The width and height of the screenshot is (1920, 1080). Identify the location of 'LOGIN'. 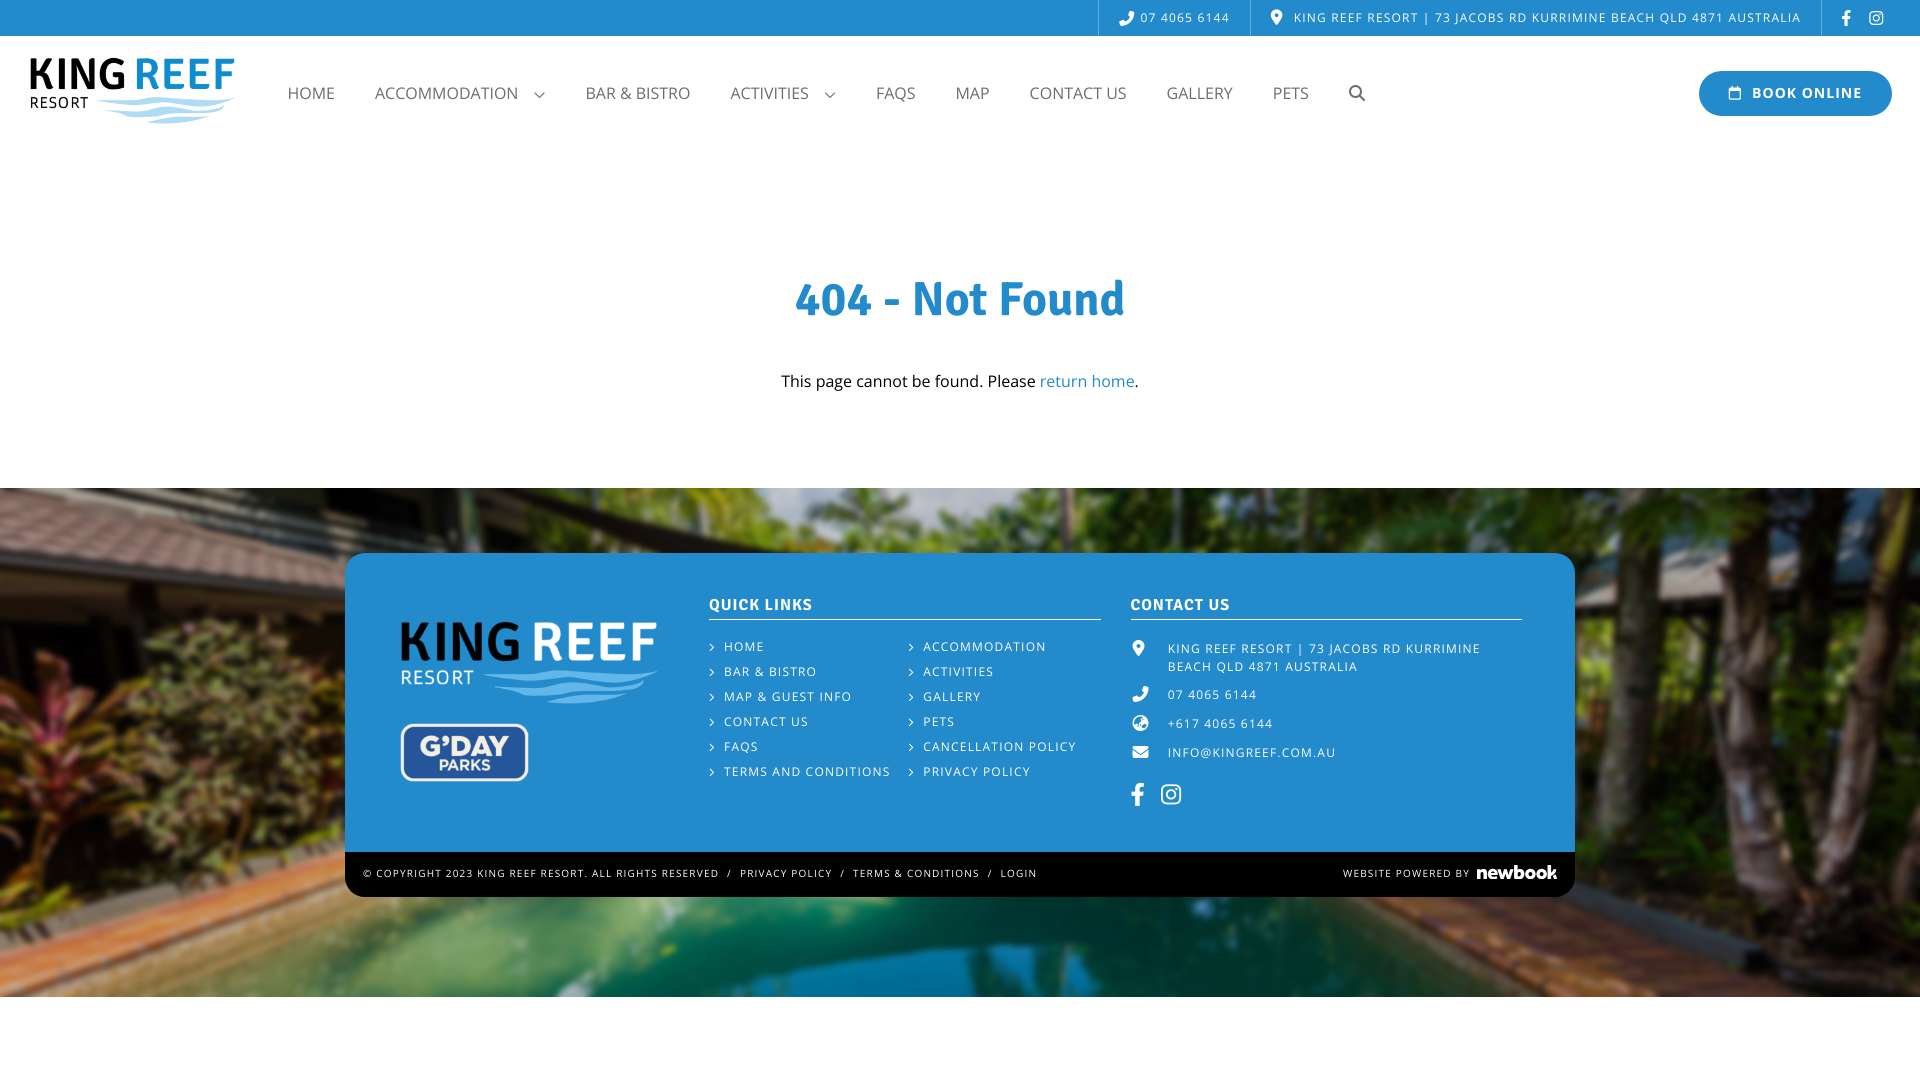
(1019, 871).